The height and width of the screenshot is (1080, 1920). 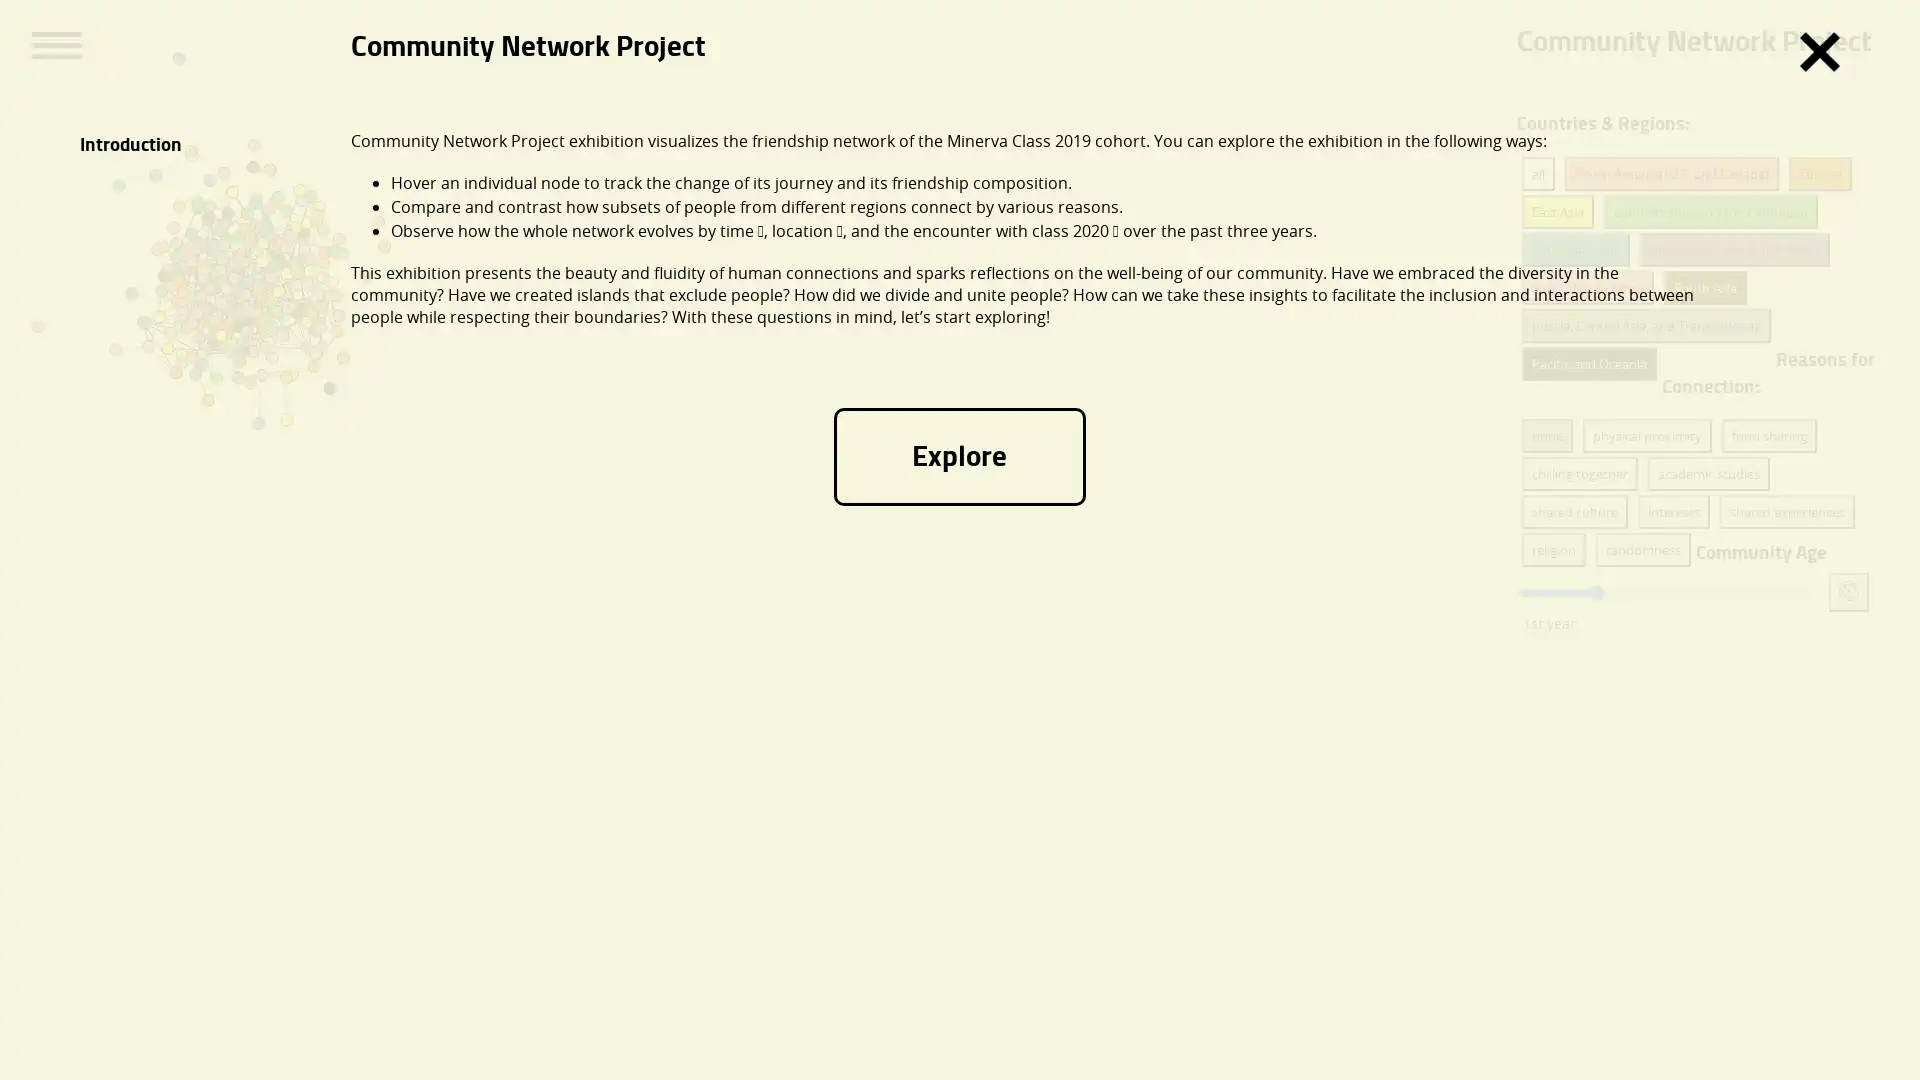 What do you see at coordinates (1643, 550) in the screenshot?
I see `randomness` at bounding box center [1643, 550].